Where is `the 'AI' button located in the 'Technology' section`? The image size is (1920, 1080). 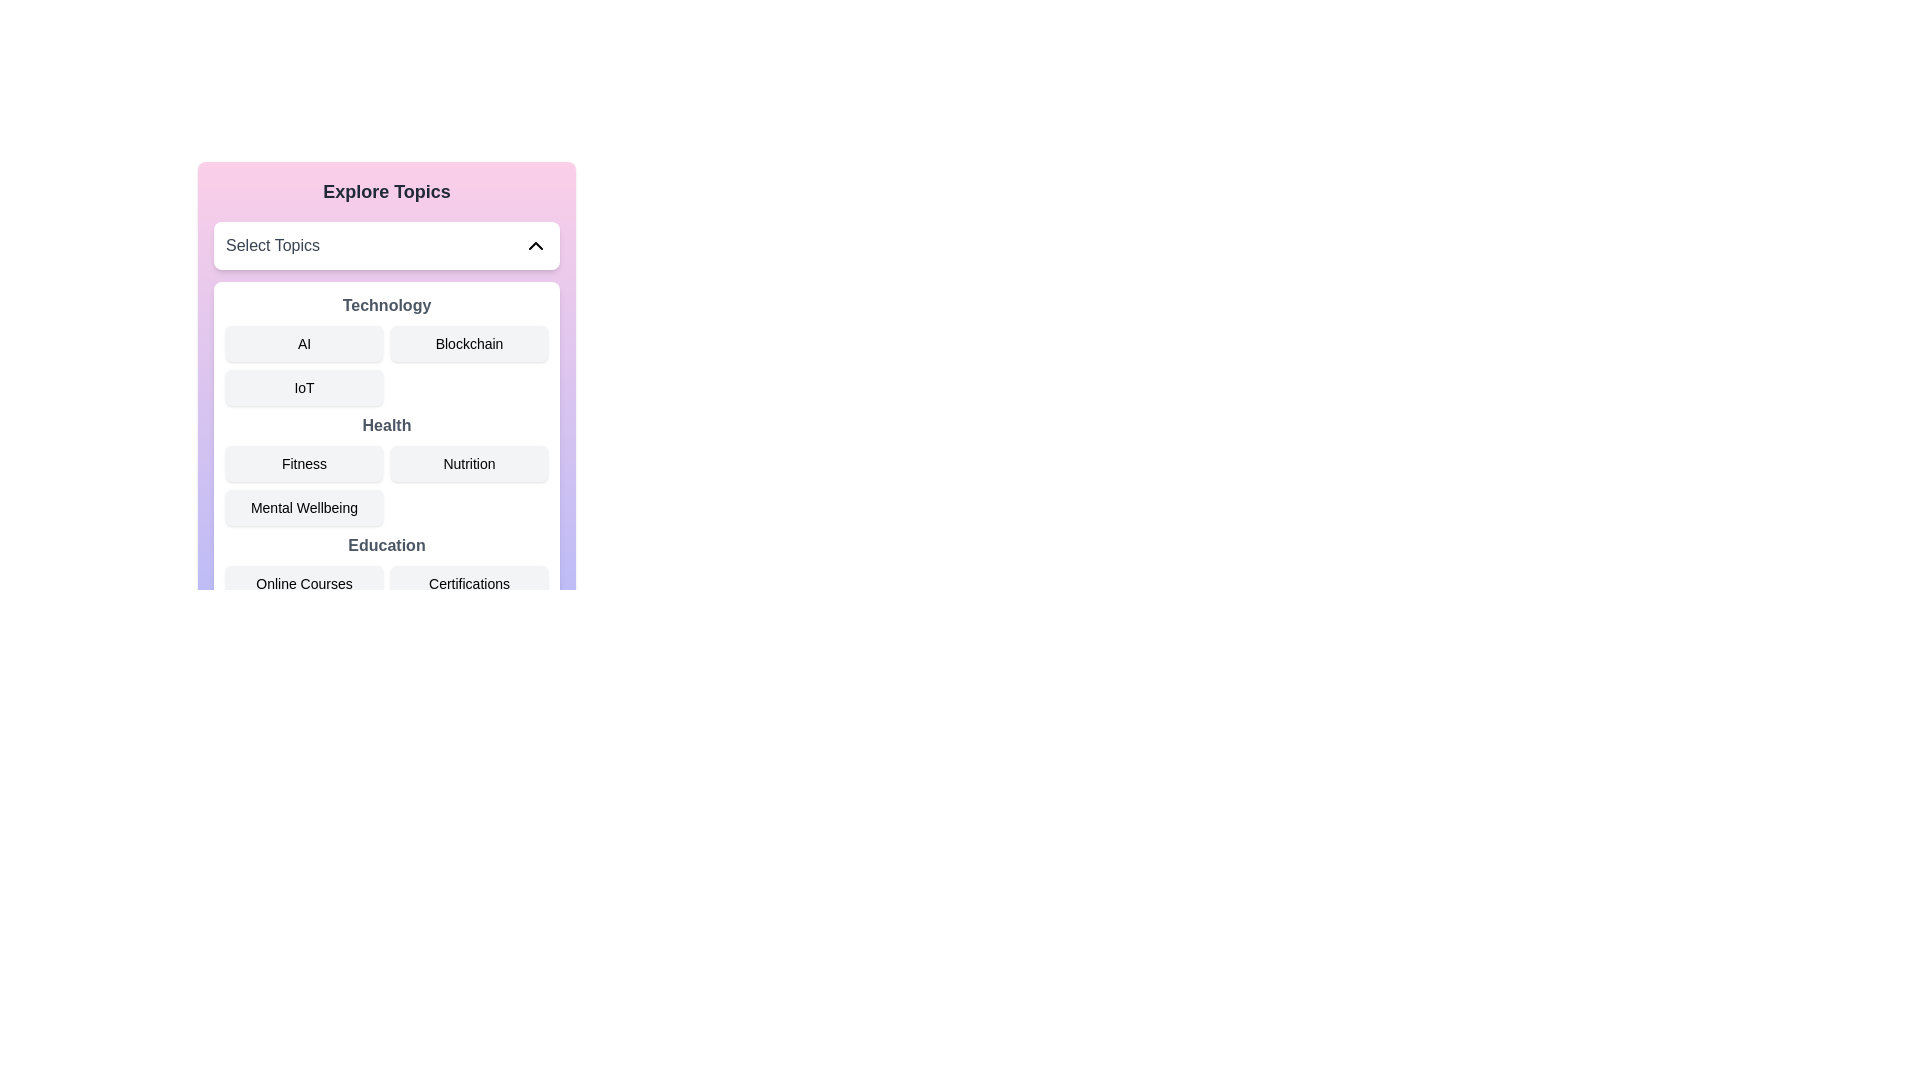 the 'AI' button located in the 'Technology' section is located at coordinates (303, 342).